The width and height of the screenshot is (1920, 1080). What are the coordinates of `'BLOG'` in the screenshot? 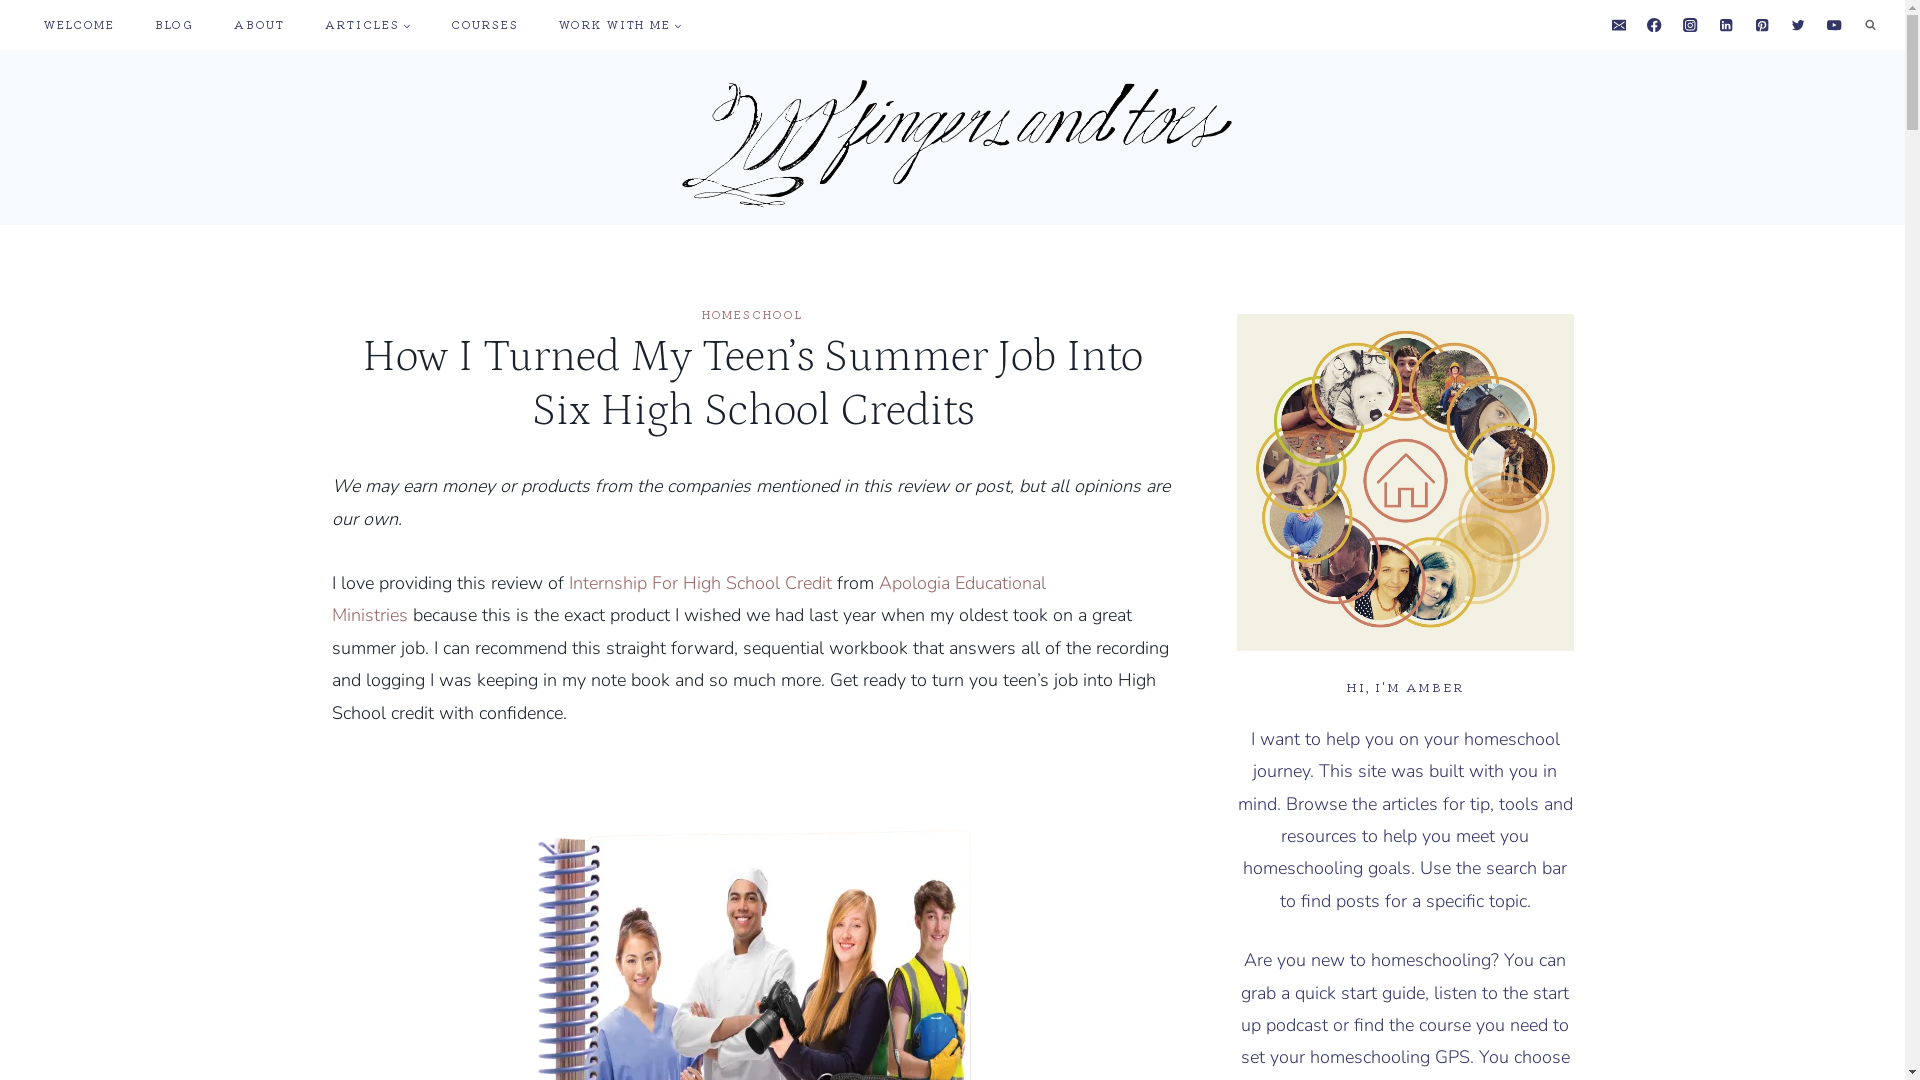 It's located at (174, 25).